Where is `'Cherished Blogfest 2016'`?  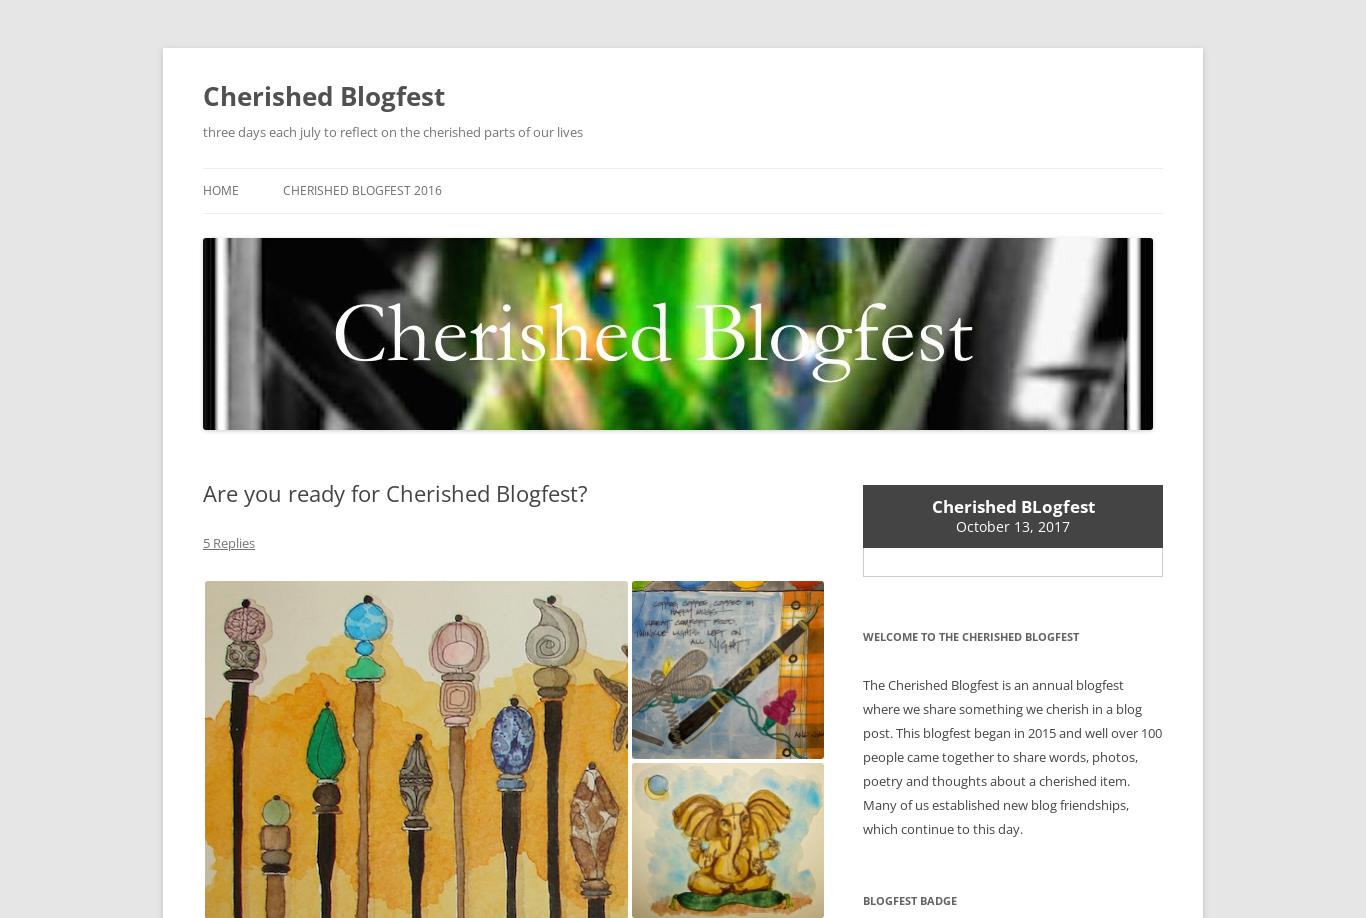 'Cherished Blogfest 2016' is located at coordinates (283, 190).